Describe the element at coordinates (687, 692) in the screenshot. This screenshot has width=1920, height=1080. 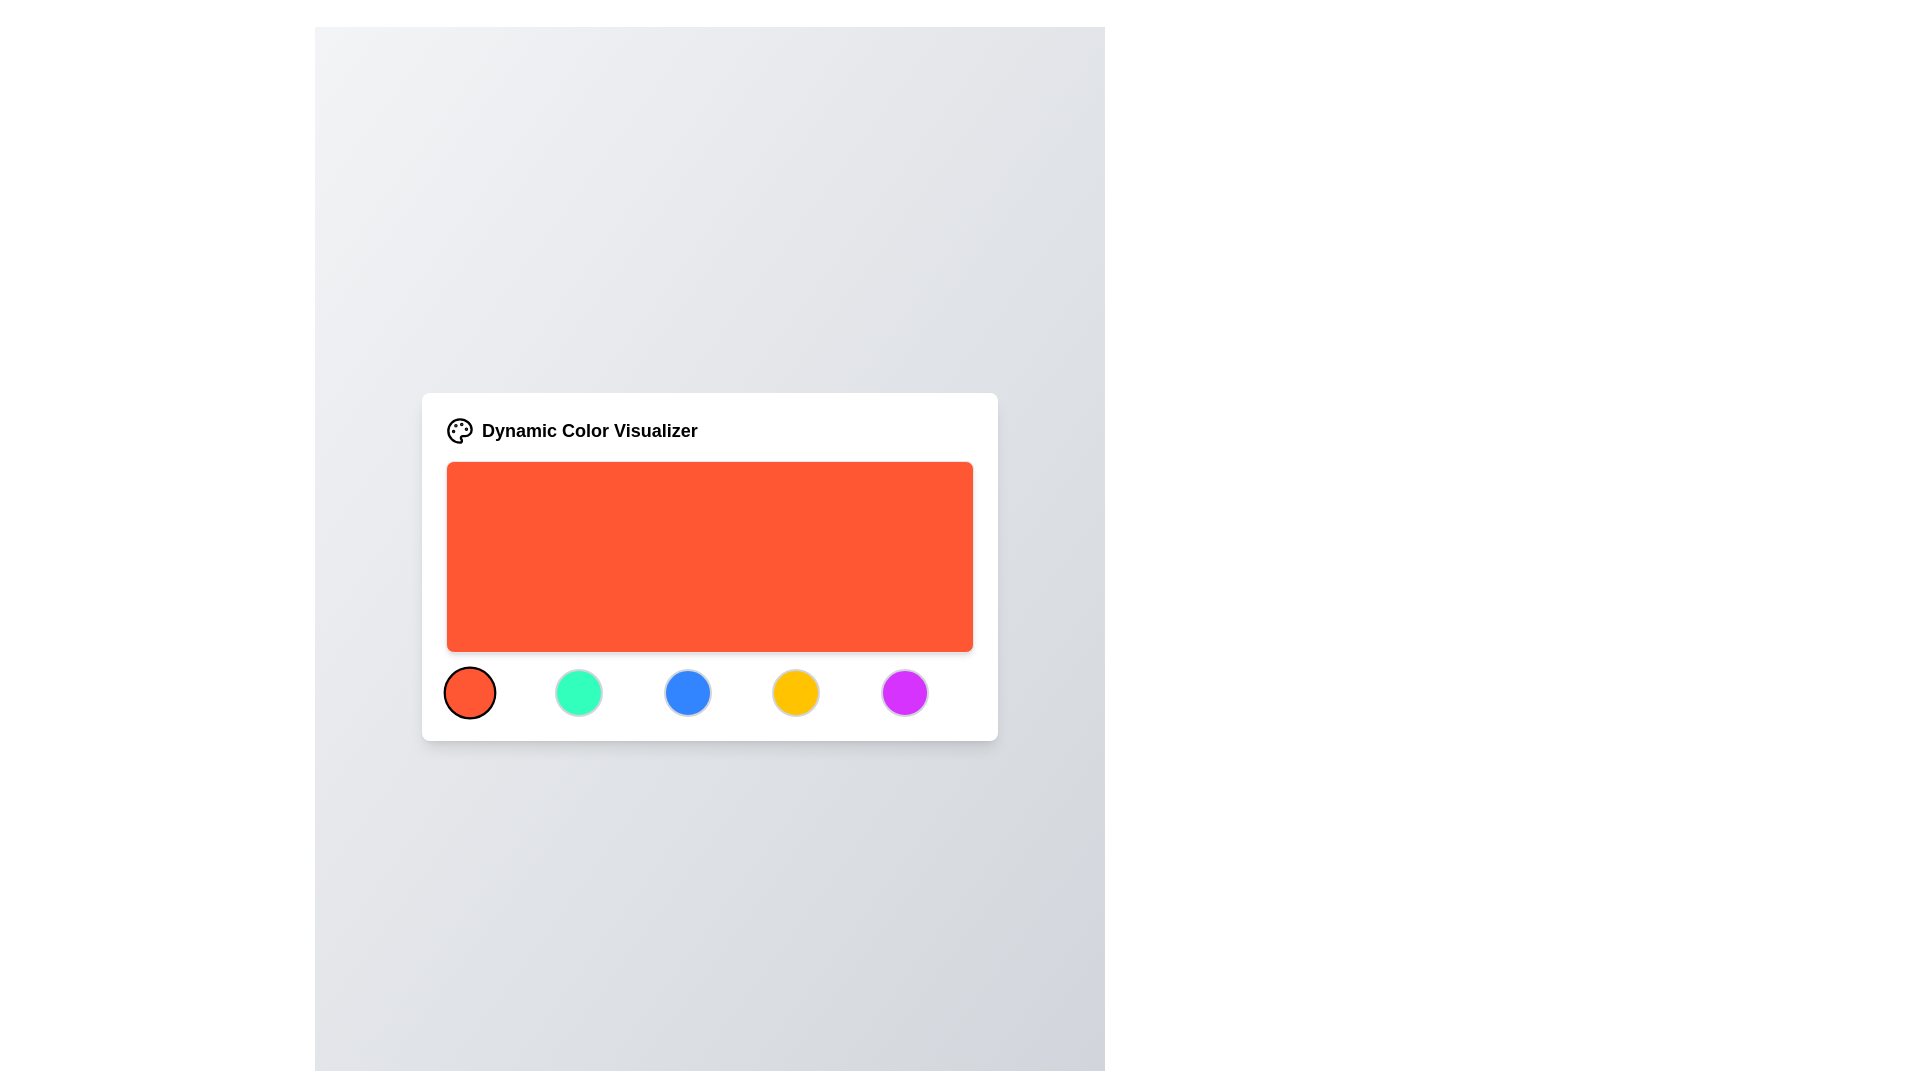
I see `the circular blue button with a gray border` at that location.